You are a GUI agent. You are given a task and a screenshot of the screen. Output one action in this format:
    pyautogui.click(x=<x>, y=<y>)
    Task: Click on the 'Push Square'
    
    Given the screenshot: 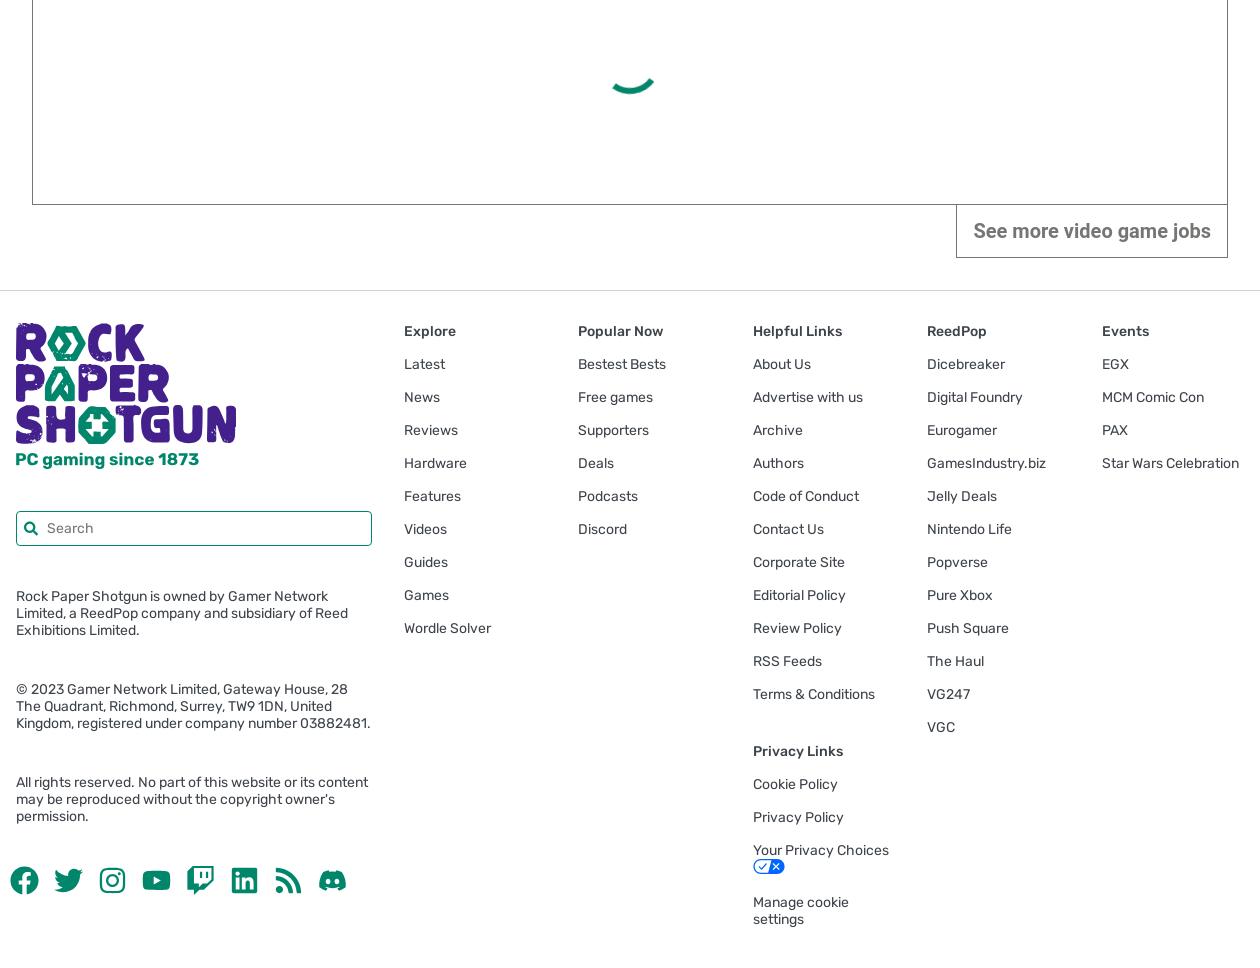 What is the action you would take?
    pyautogui.click(x=926, y=627)
    